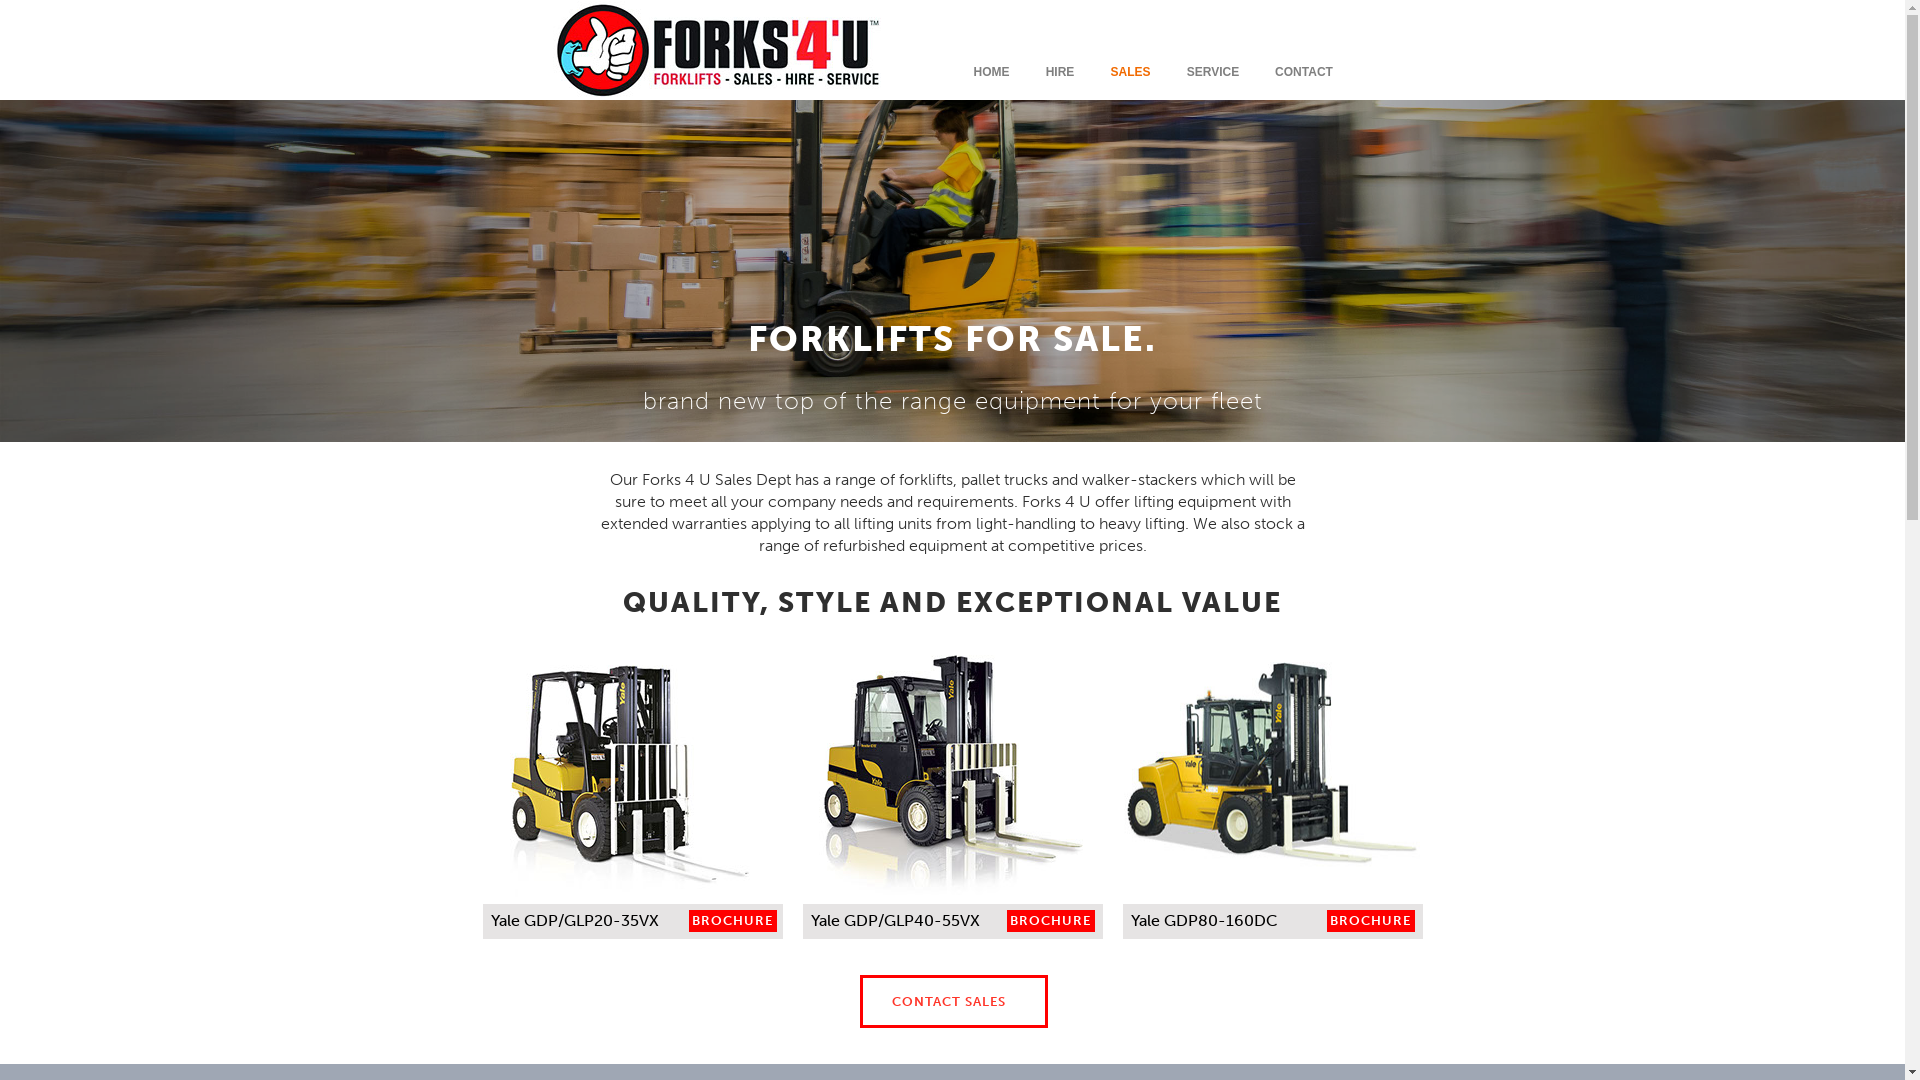 This screenshot has height=1080, width=1920. I want to click on 'SERVICE', so click(1206, 71).